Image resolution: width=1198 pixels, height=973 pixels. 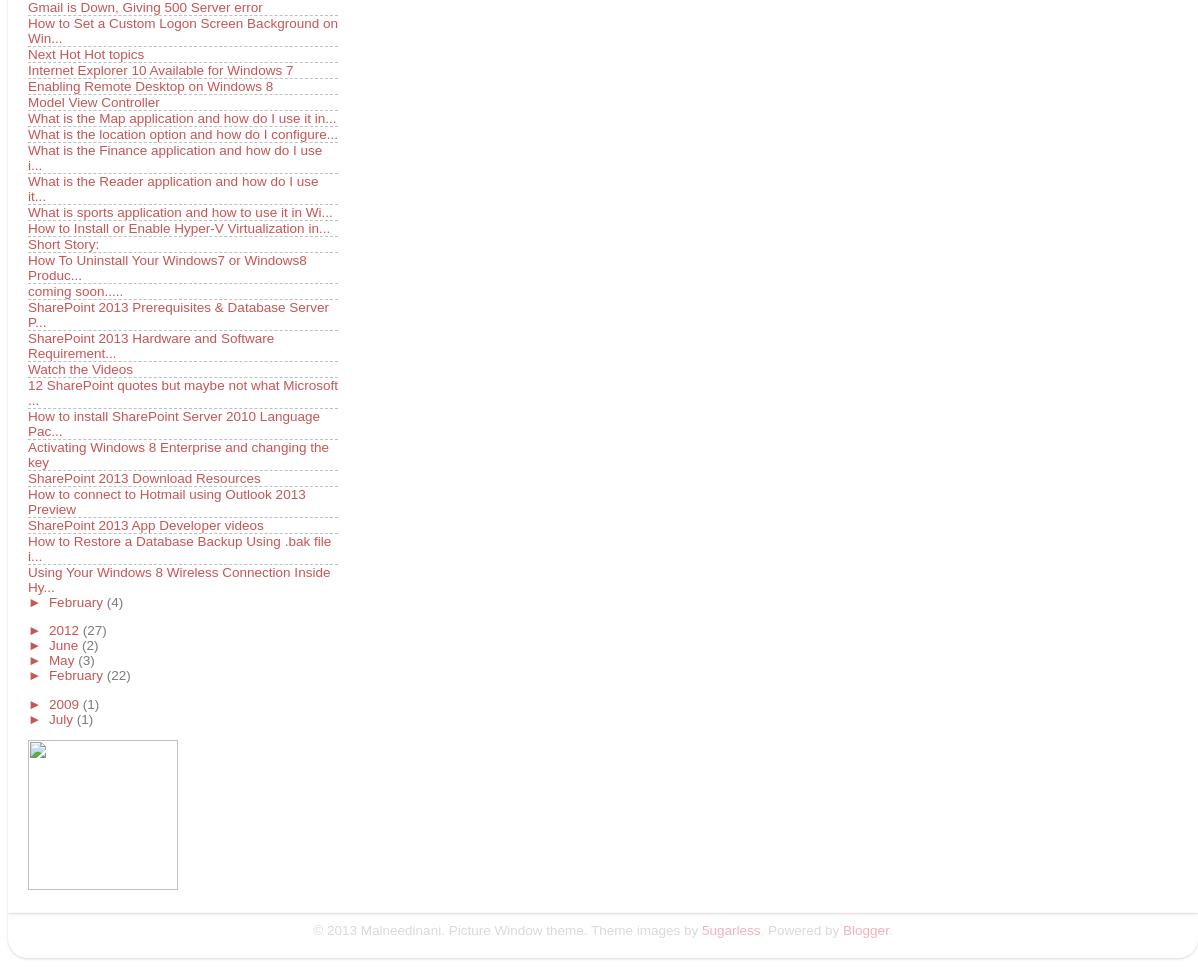 I want to click on 'SharePoint 2013 App Developer videos', so click(x=28, y=523).